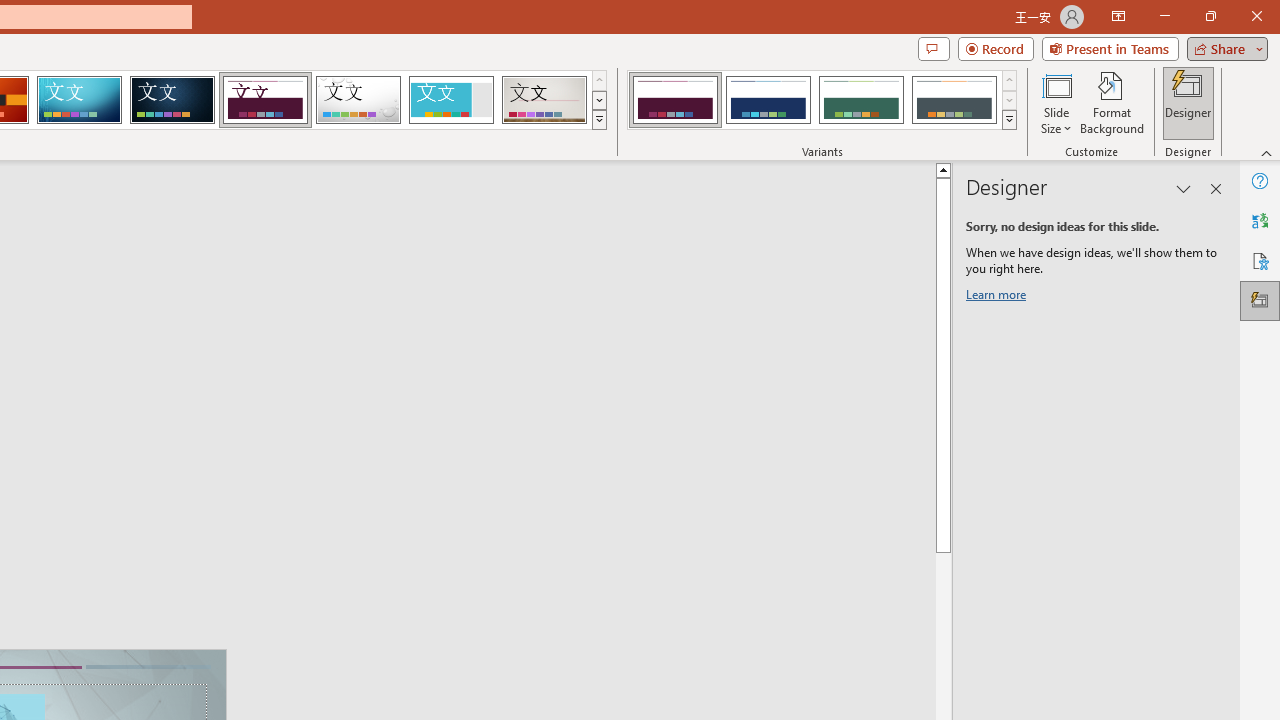 The image size is (1280, 720). What do you see at coordinates (1259, 181) in the screenshot?
I see `'Help'` at bounding box center [1259, 181].